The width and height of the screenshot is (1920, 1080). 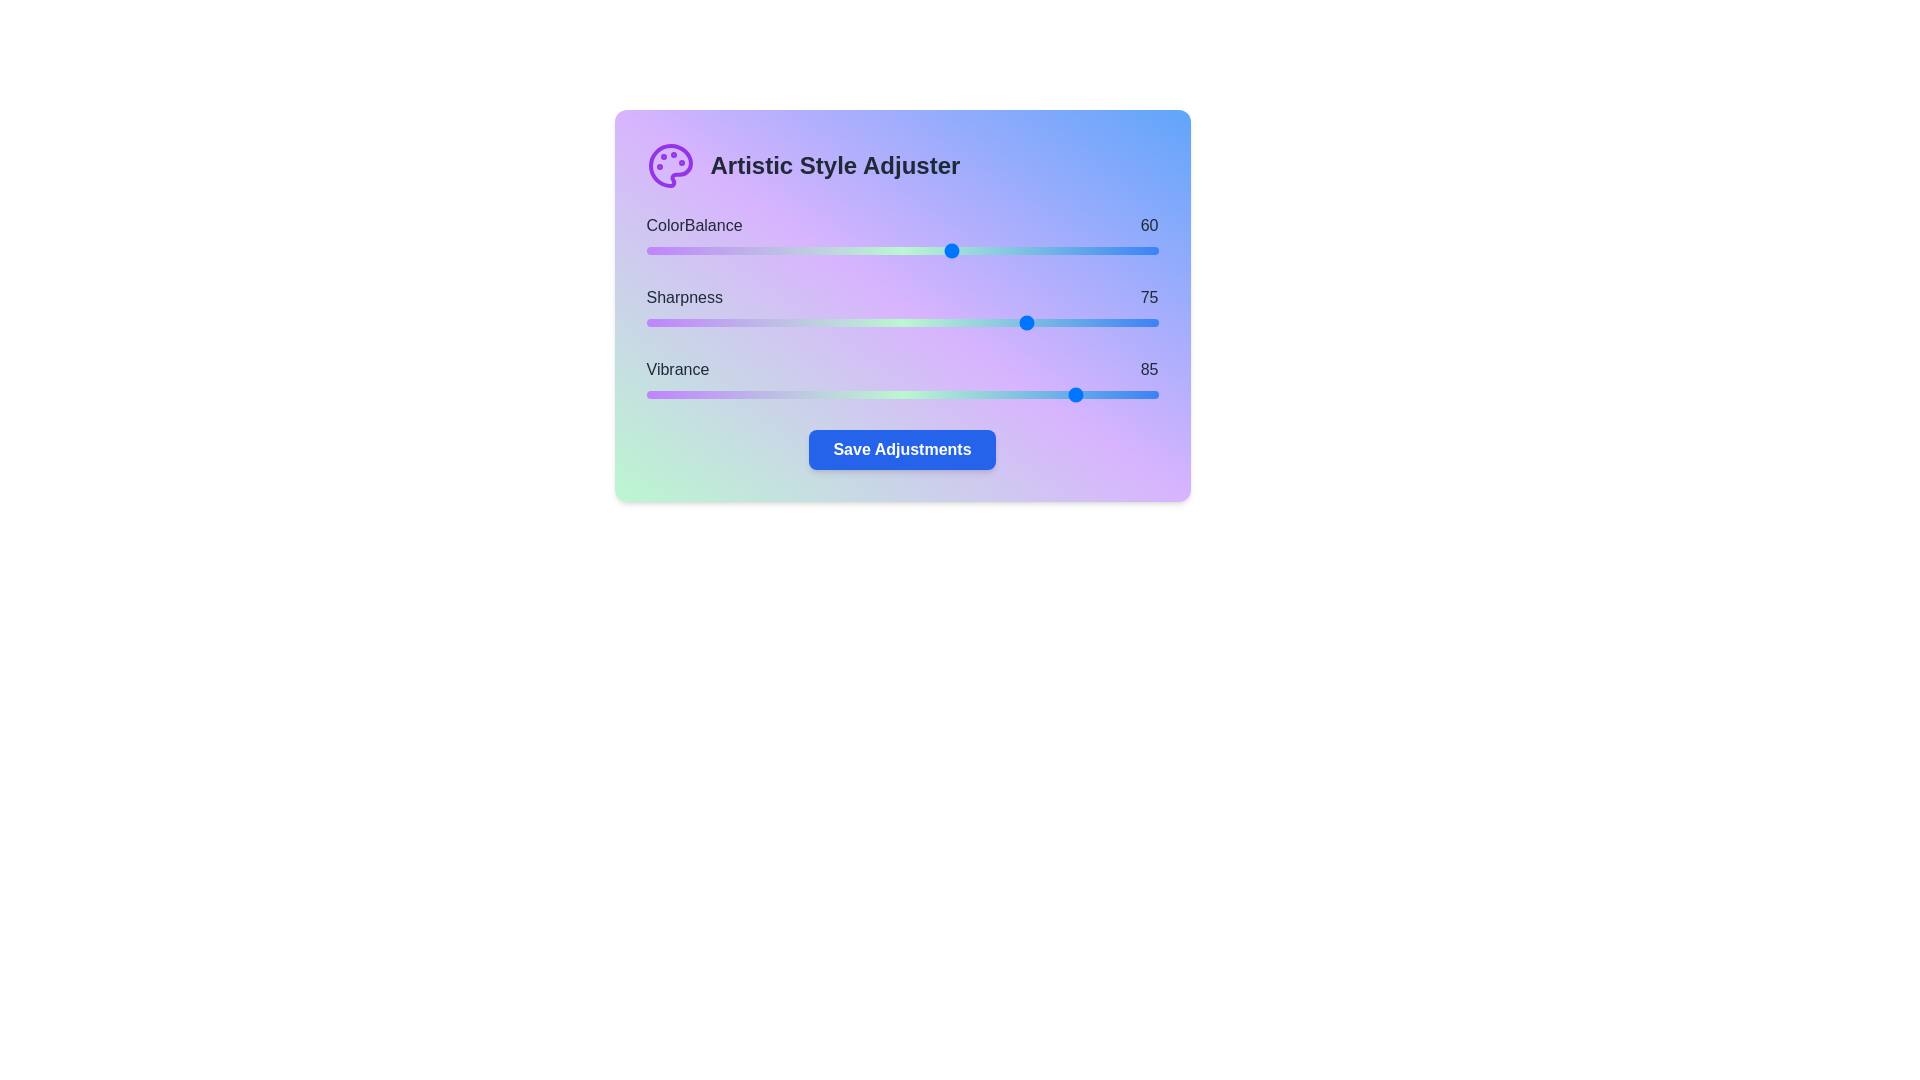 I want to click on the 'Save' button located at the bottom of the 'Artistic Style Adjuster' card, which allows users to save adjustments made using the sliders for Color Balance, Sharpness, and Vibrance, so click(x=901, y=450).